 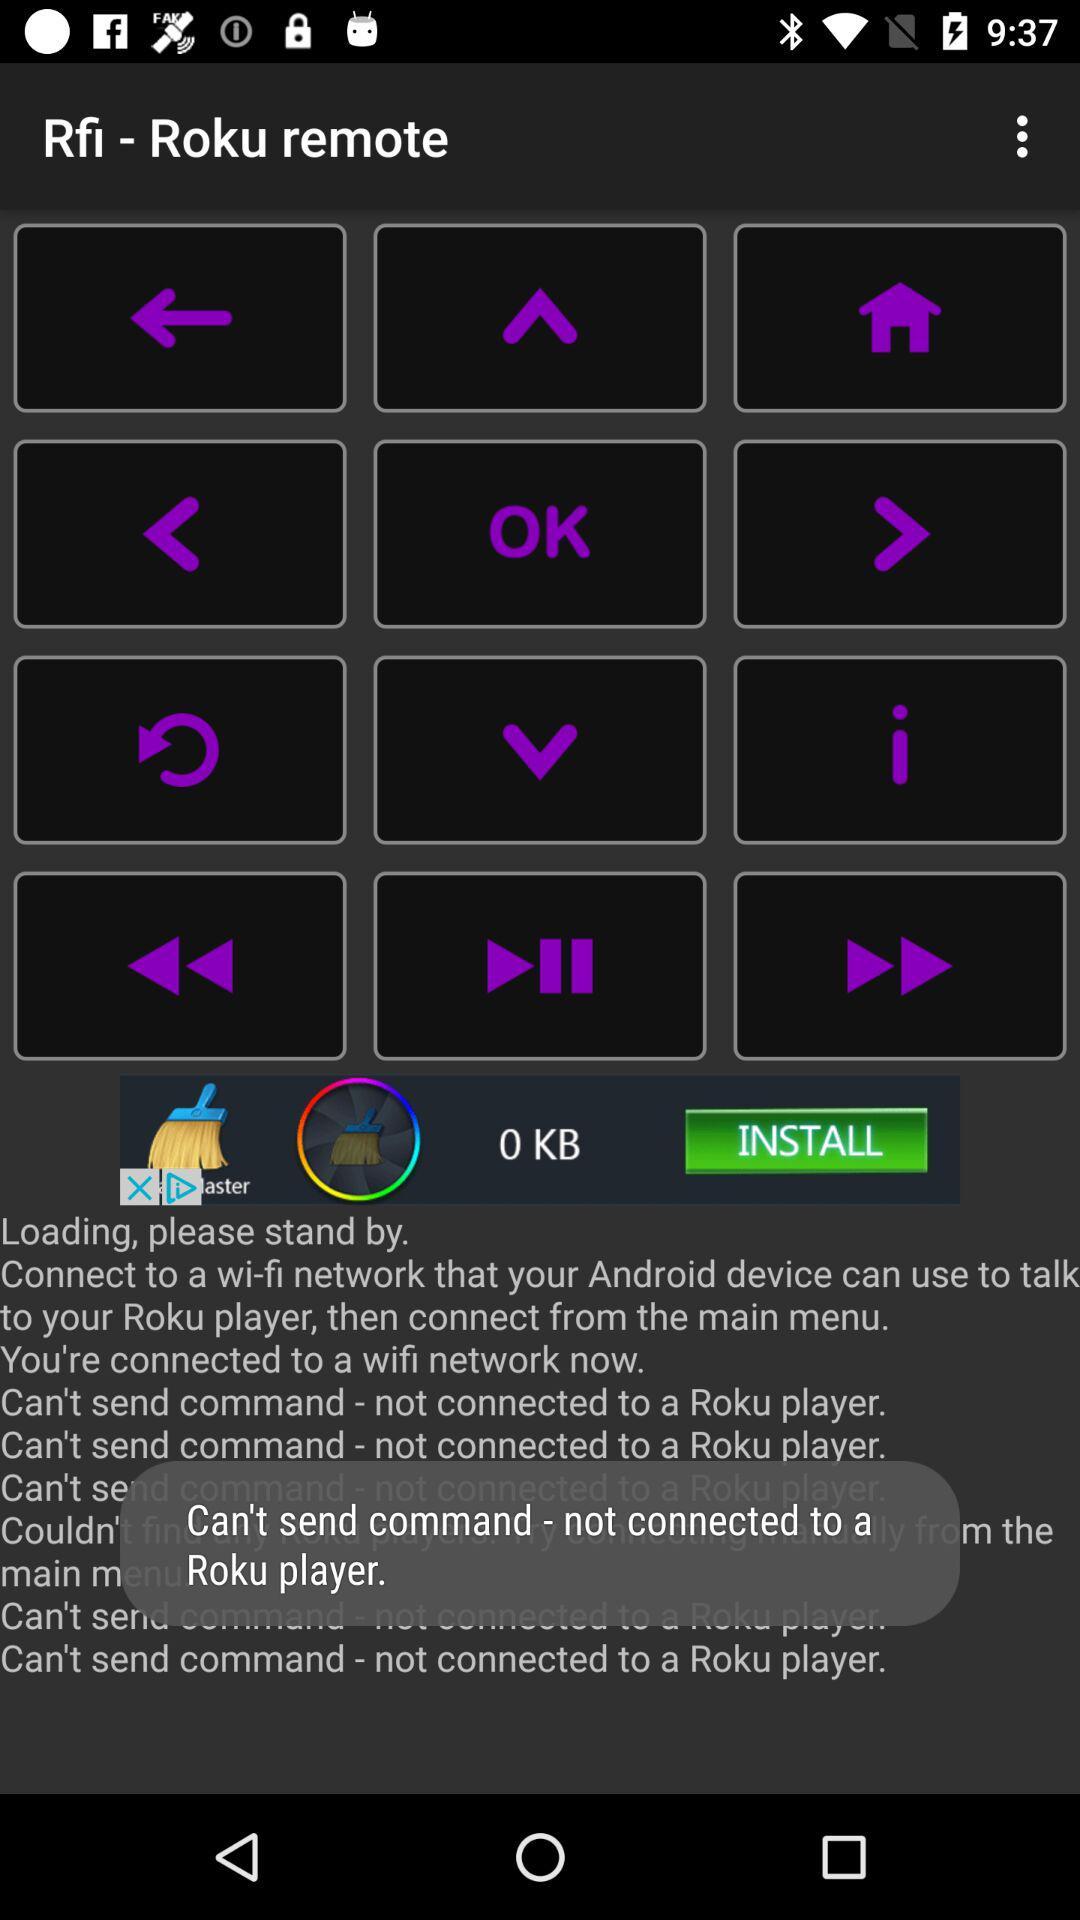 What do you see at coordinates (180, 748) in the screenshot?
I see `anti-clockwise rotation the article` at bounding box center [180, 748].